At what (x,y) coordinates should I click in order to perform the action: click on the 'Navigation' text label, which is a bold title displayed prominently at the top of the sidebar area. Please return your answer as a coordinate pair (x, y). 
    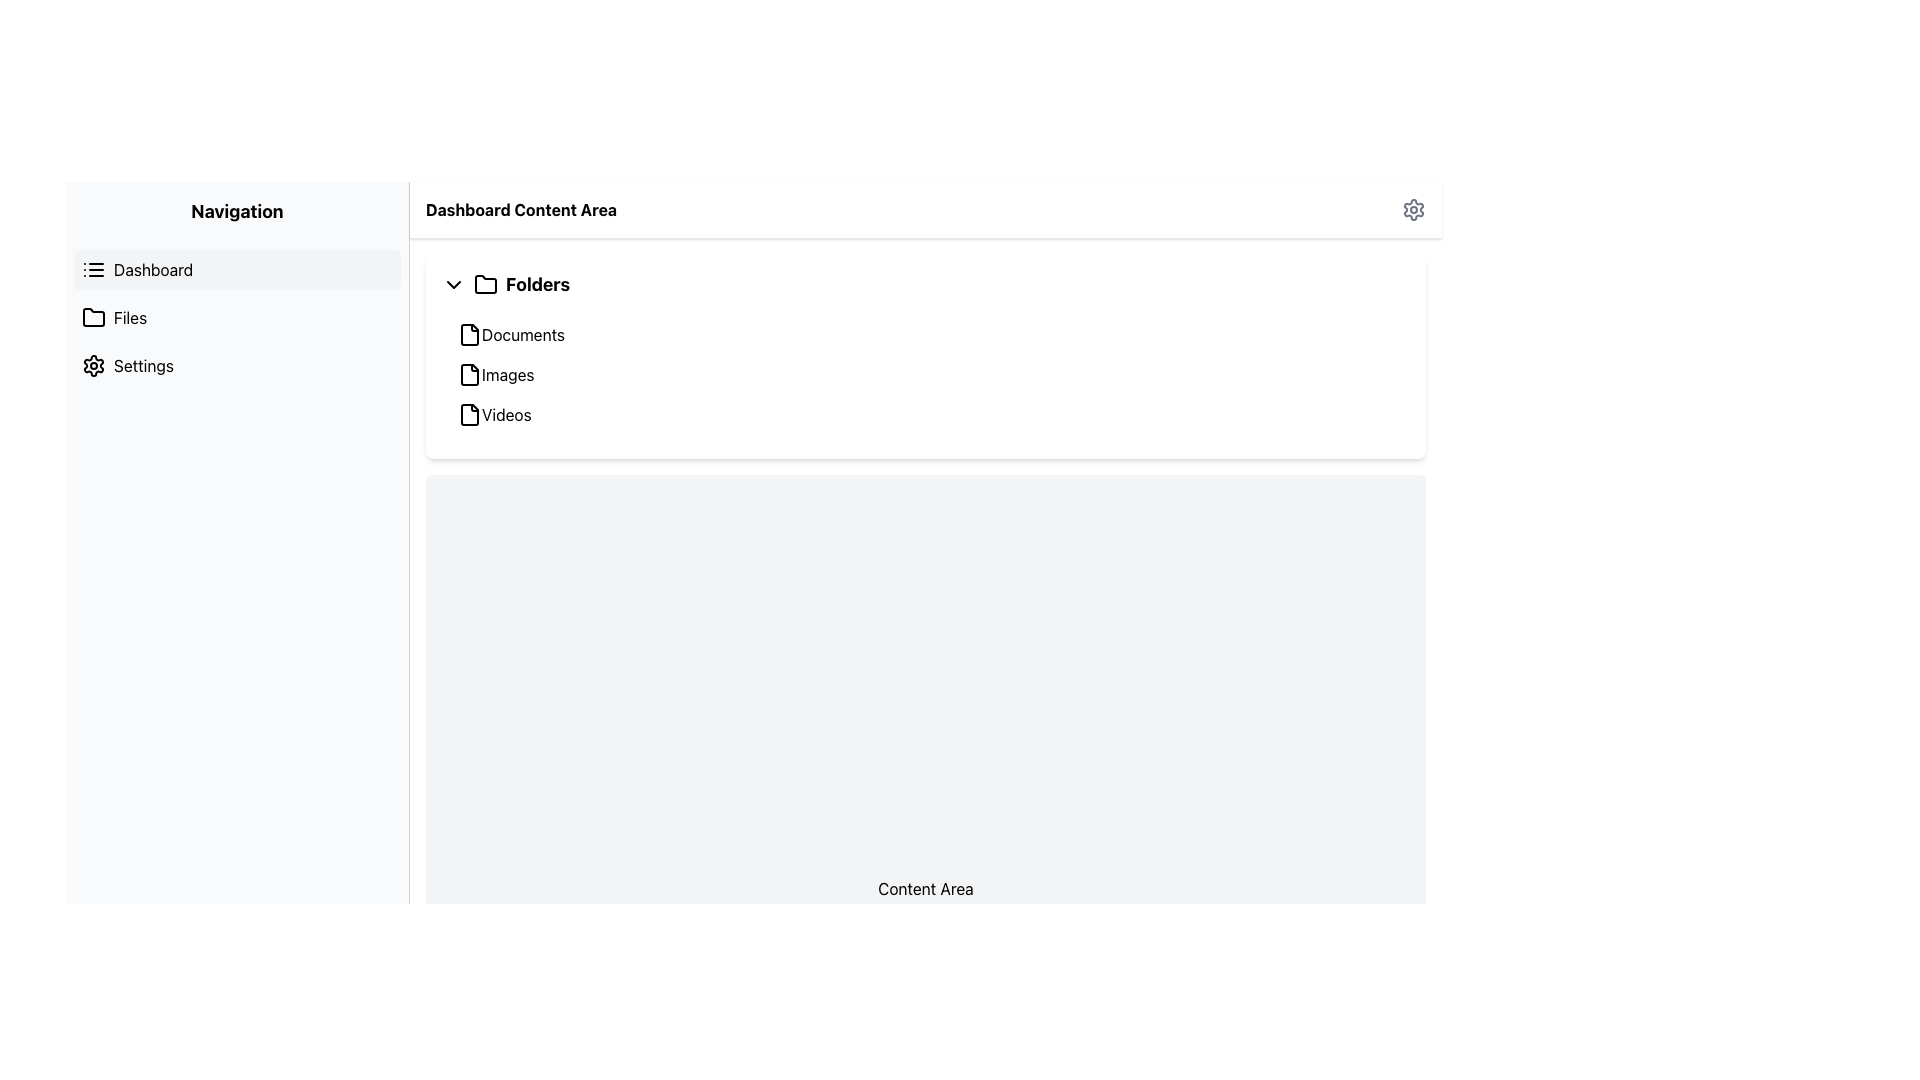
    Looking at the image, I should click on (237, 212).